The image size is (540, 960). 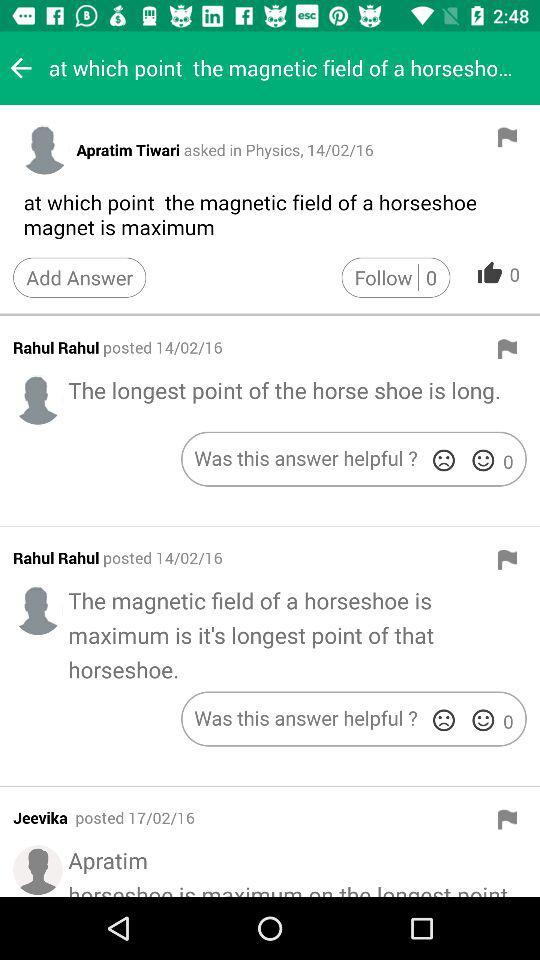 I want to click on go back, so click(x=20, y=68).